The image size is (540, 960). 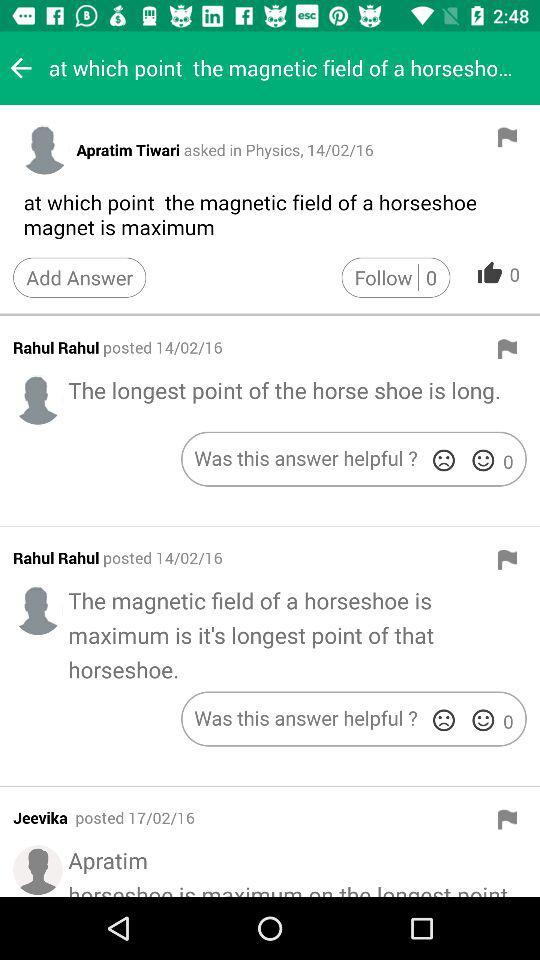 I want to click on go back, so click(x=20, y=68).